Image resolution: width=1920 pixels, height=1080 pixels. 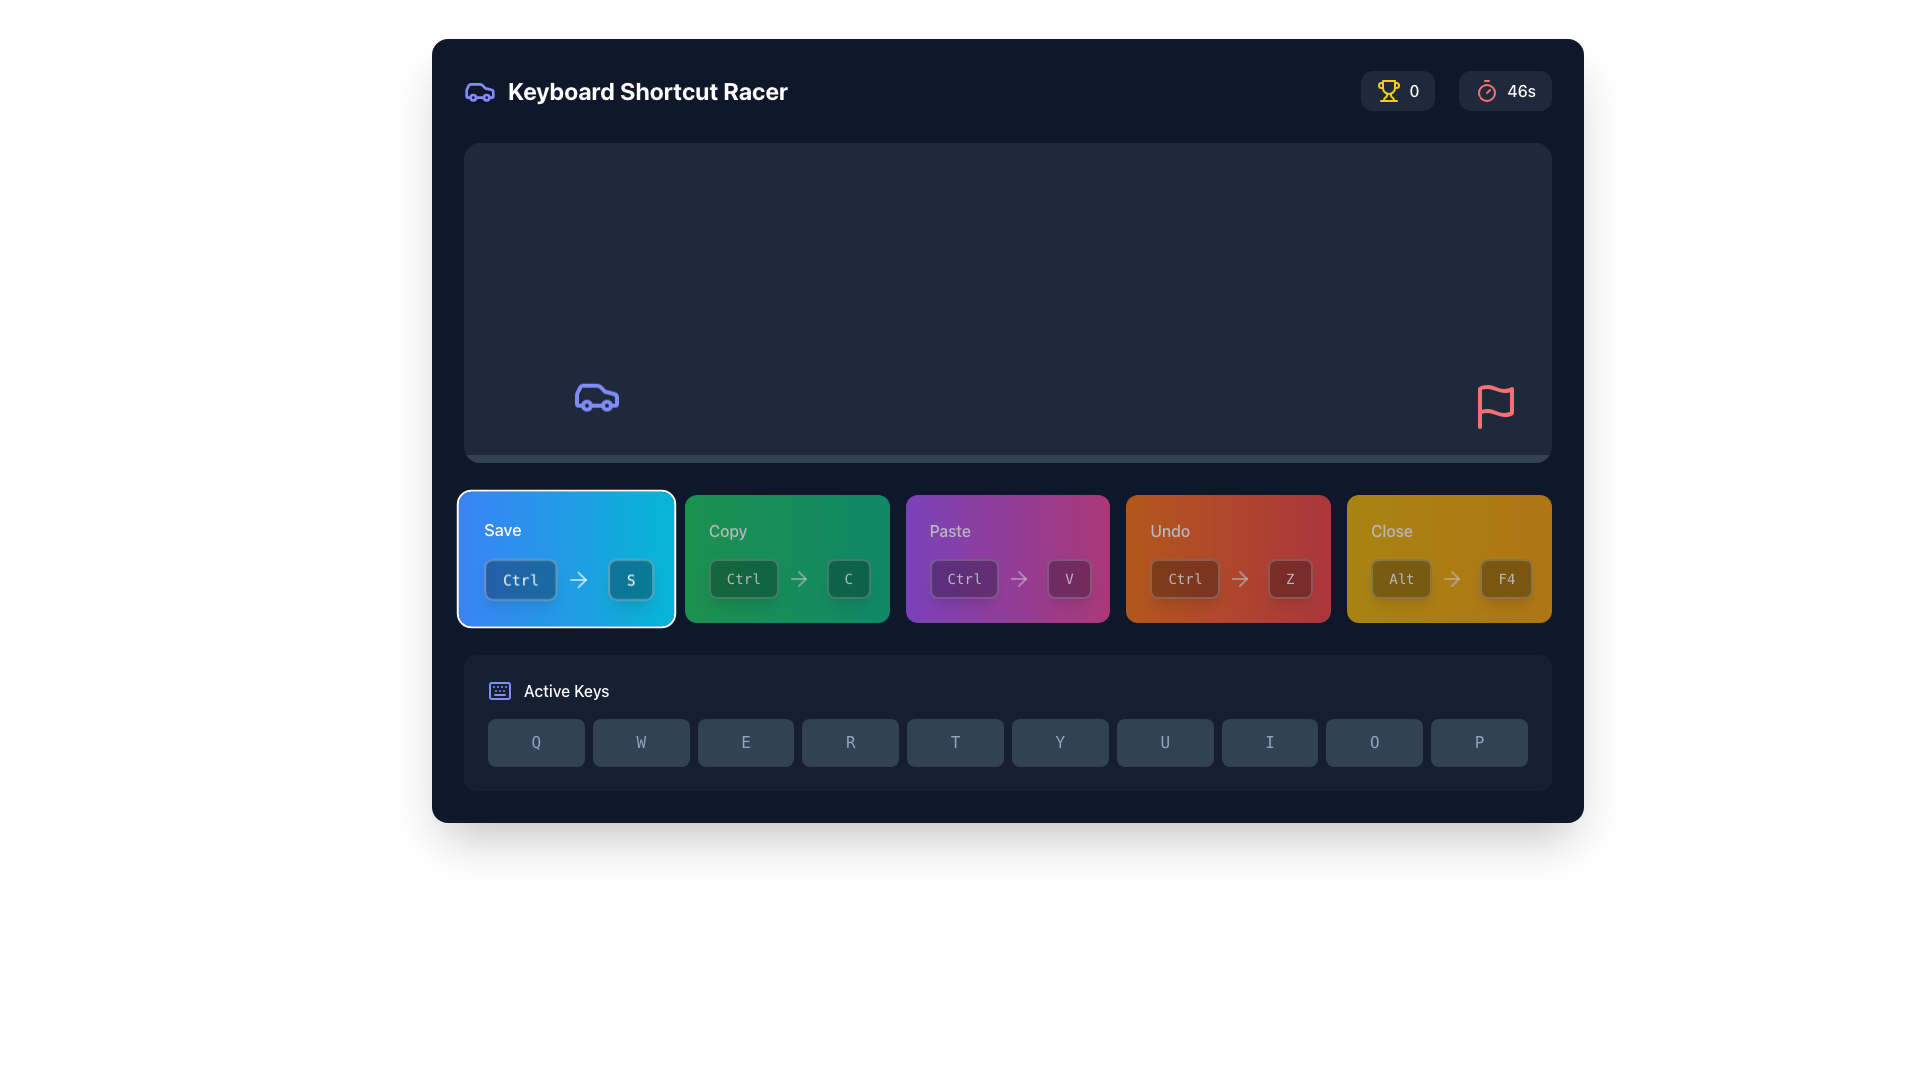 What do you see at coordinates (848, 578) in the screenshot?
I see `the 'C' key button in the Keyboard Shortcut Visualizer, which has a dark green background and displays the character 'C' in a light color, located in the bottom row of shortcut keys` at bounding box center [848, 578].